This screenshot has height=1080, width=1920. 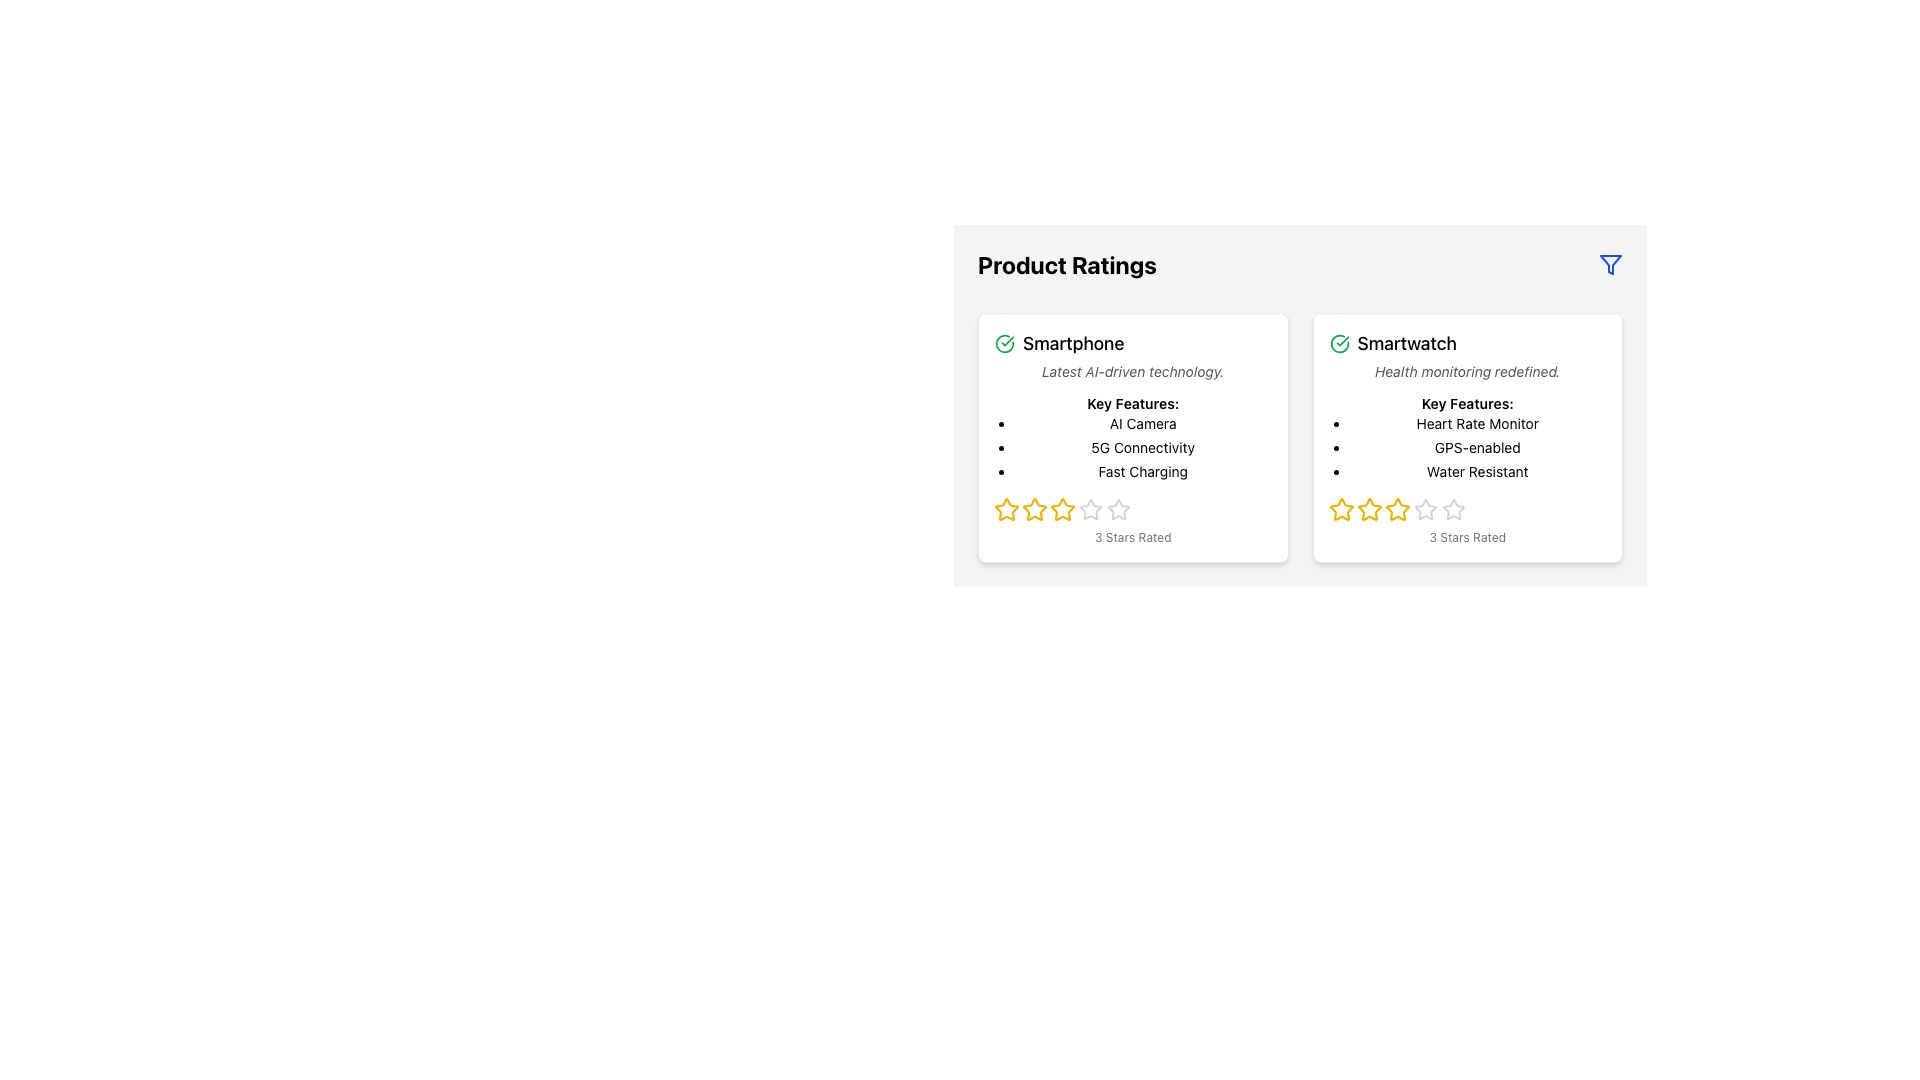 I want to click on the text label displaying '3 Stars Rated', which is styled in small gray text and positioned below the star icons of the Smartwatch product card, so click(x=1467, y=536).